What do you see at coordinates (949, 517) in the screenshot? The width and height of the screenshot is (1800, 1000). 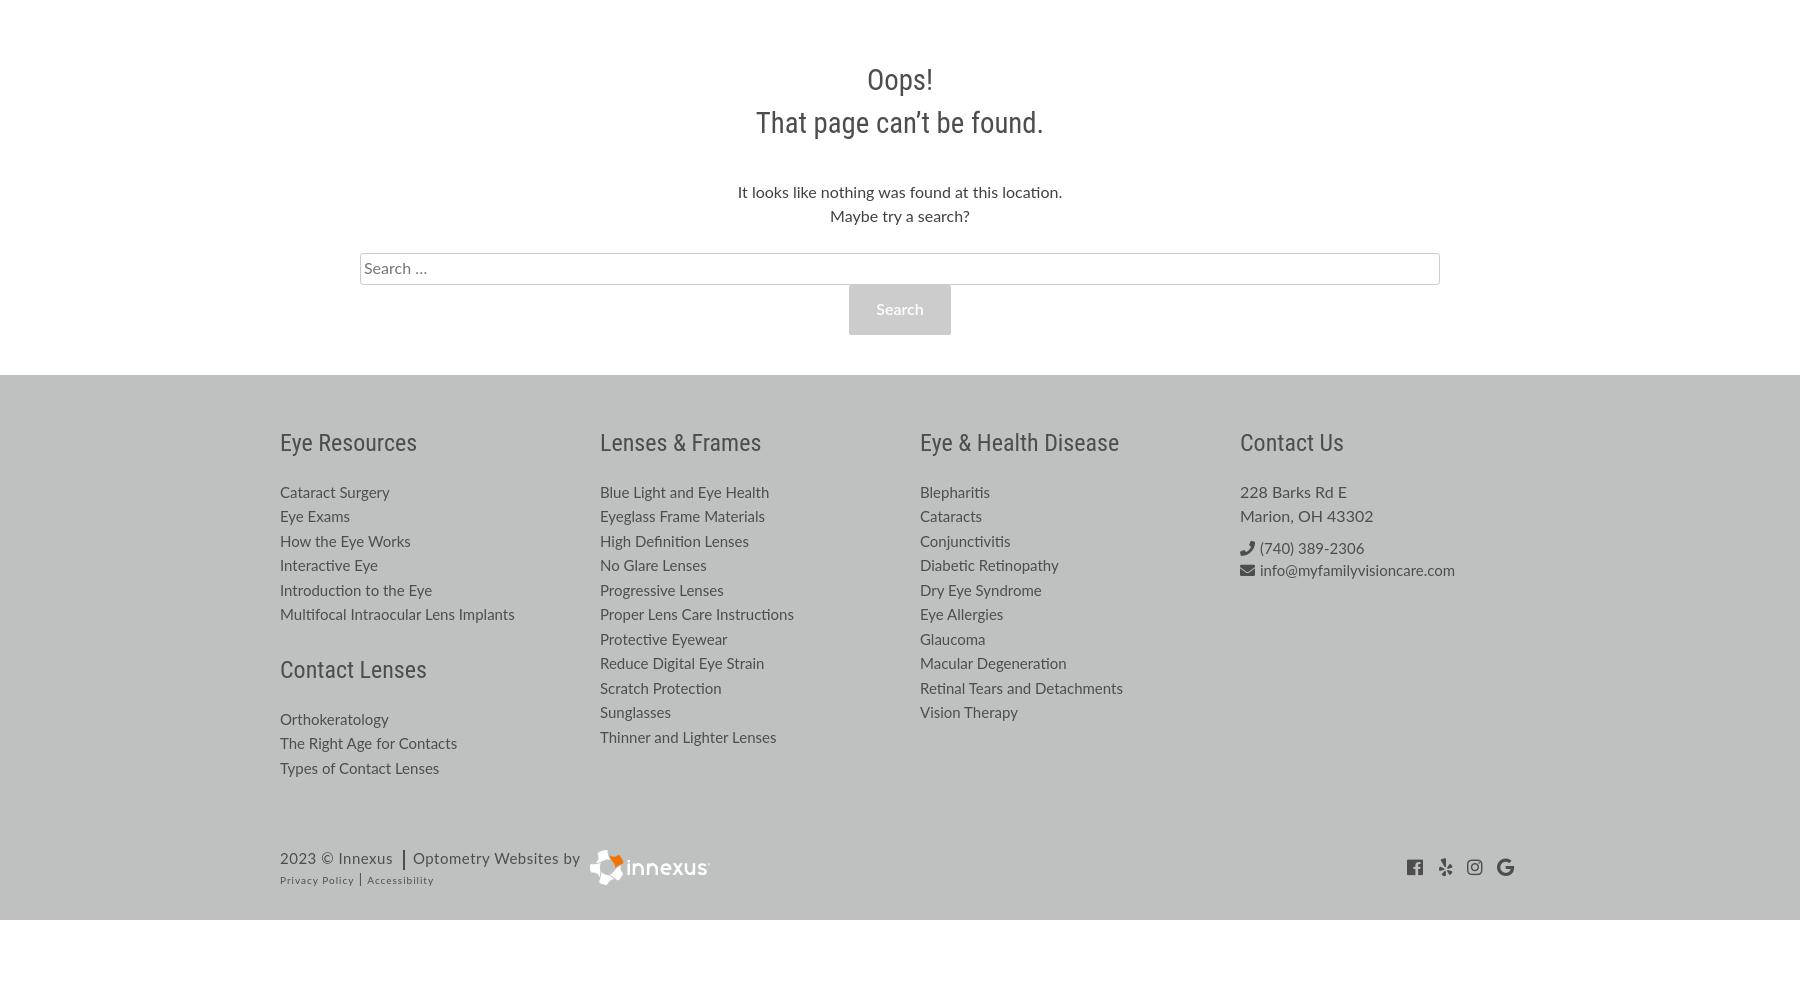 I see `'Cataracts'` at bounding box center [949, 517].